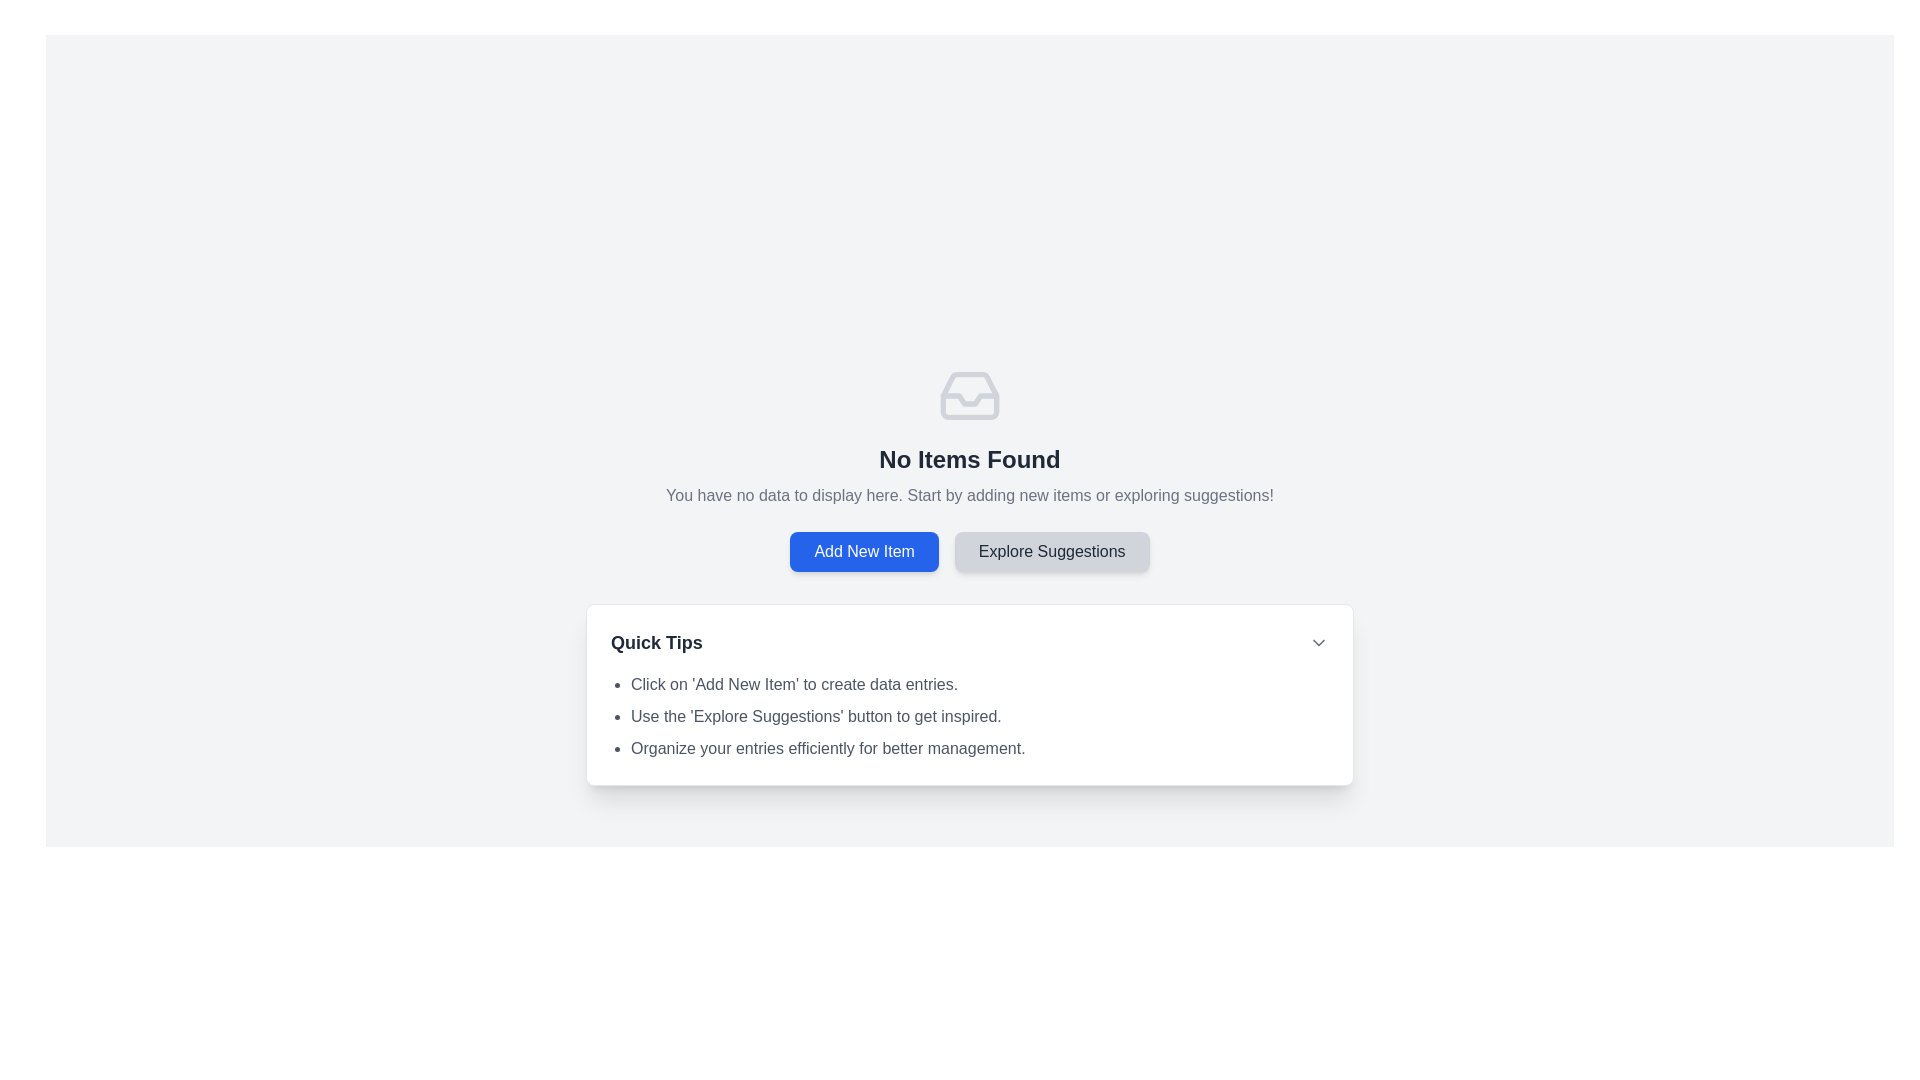 This screenshot has width=1920, height=1080. I want to click on the textual instruction that reads 'Click on 'Add New Item' to create data entries.' which is the first item in the bullet-point list under the 'Quick Tips' section, so click(979, 684).